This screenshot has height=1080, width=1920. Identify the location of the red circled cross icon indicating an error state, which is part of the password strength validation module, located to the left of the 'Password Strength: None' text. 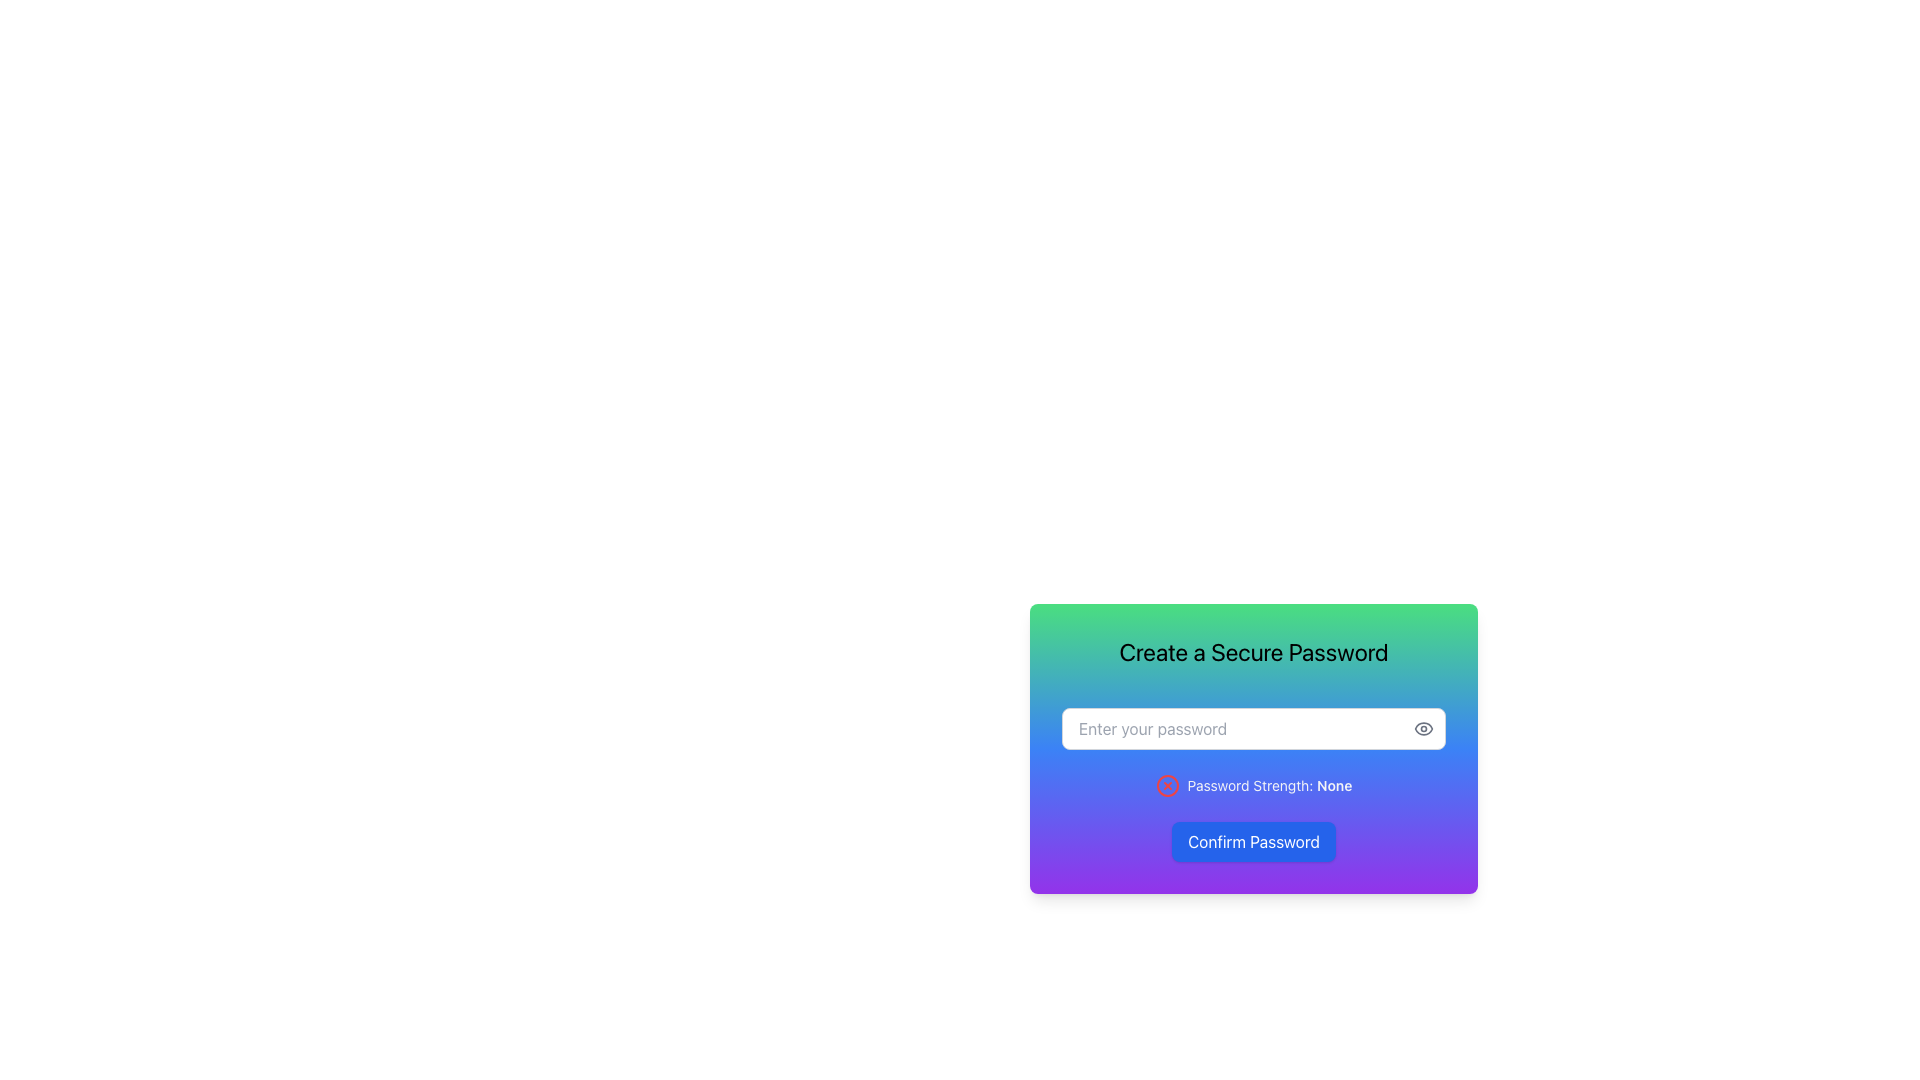
(1167, 785).